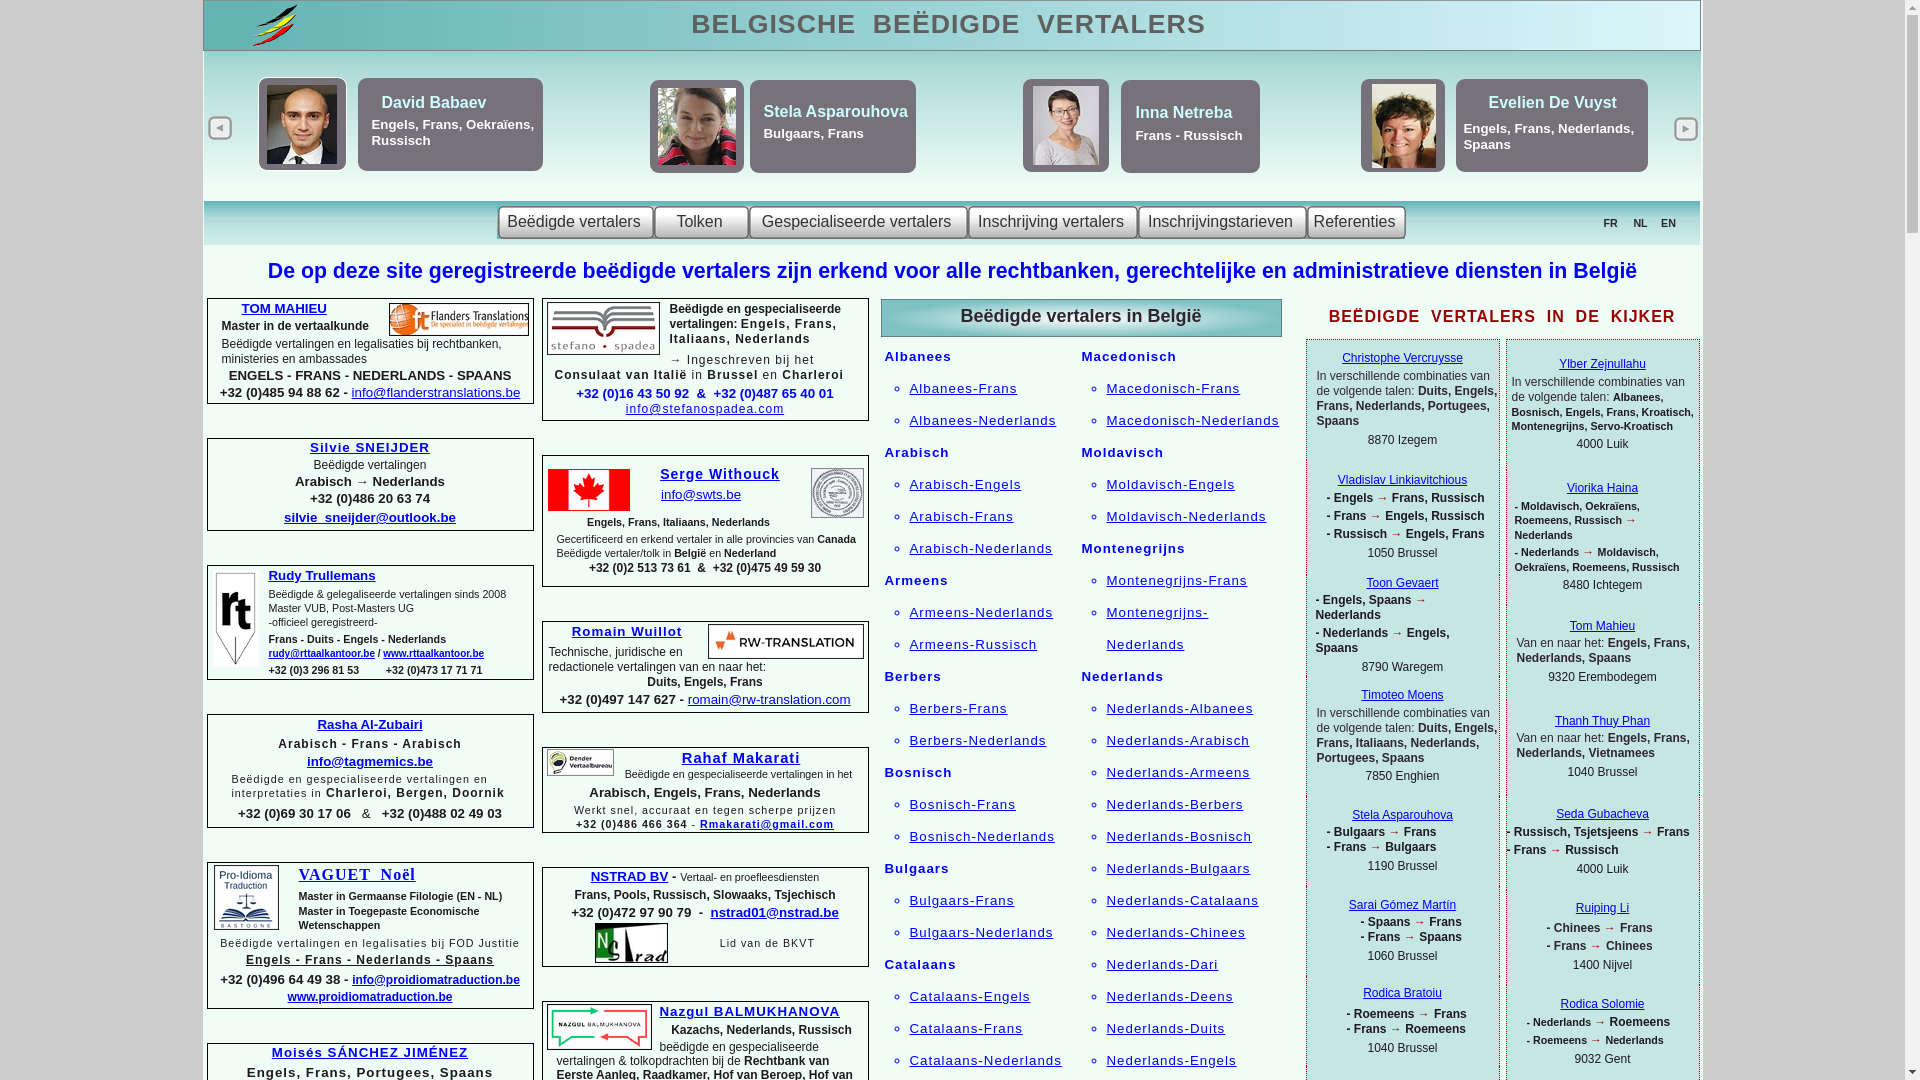  I want to click on 'Ruiping Li', so click(1602, 907).